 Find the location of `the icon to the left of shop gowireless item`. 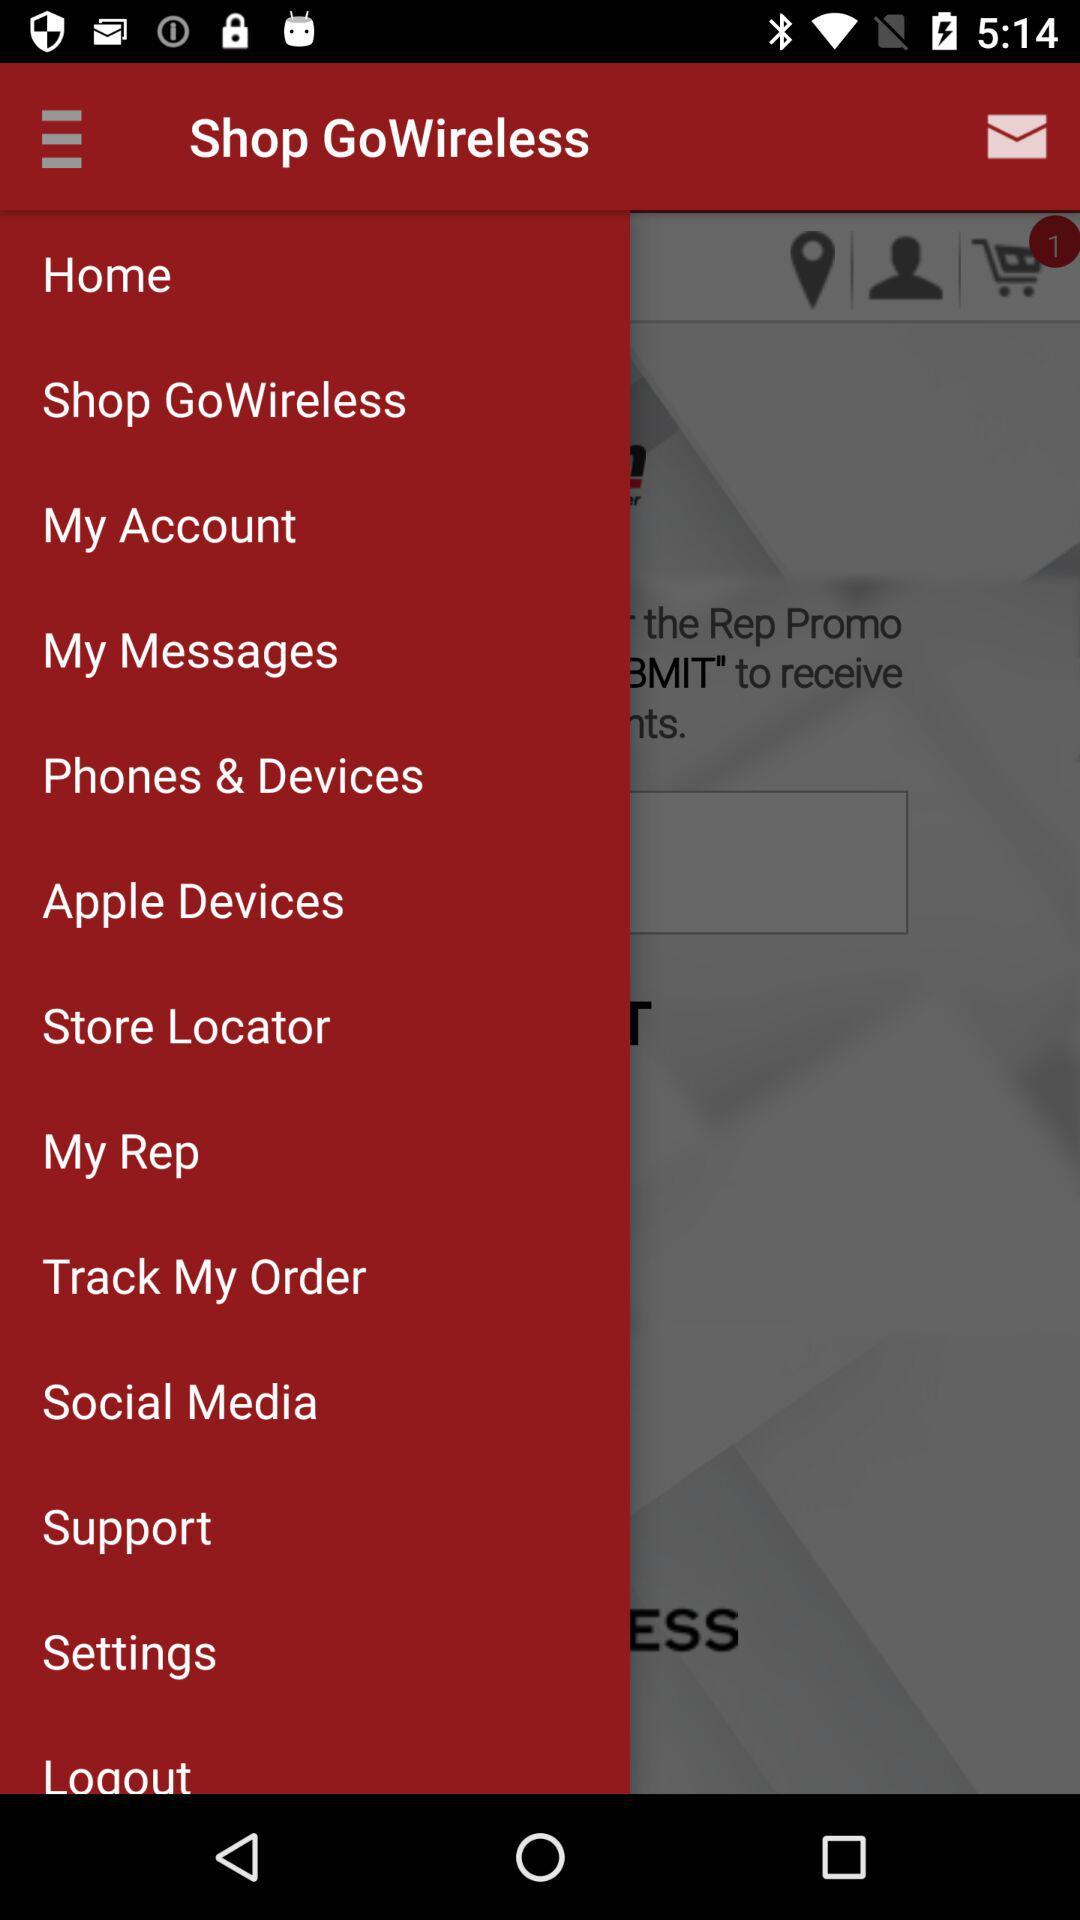

the icon to the left of shop gowireless item is located at coordinates (72, 135).